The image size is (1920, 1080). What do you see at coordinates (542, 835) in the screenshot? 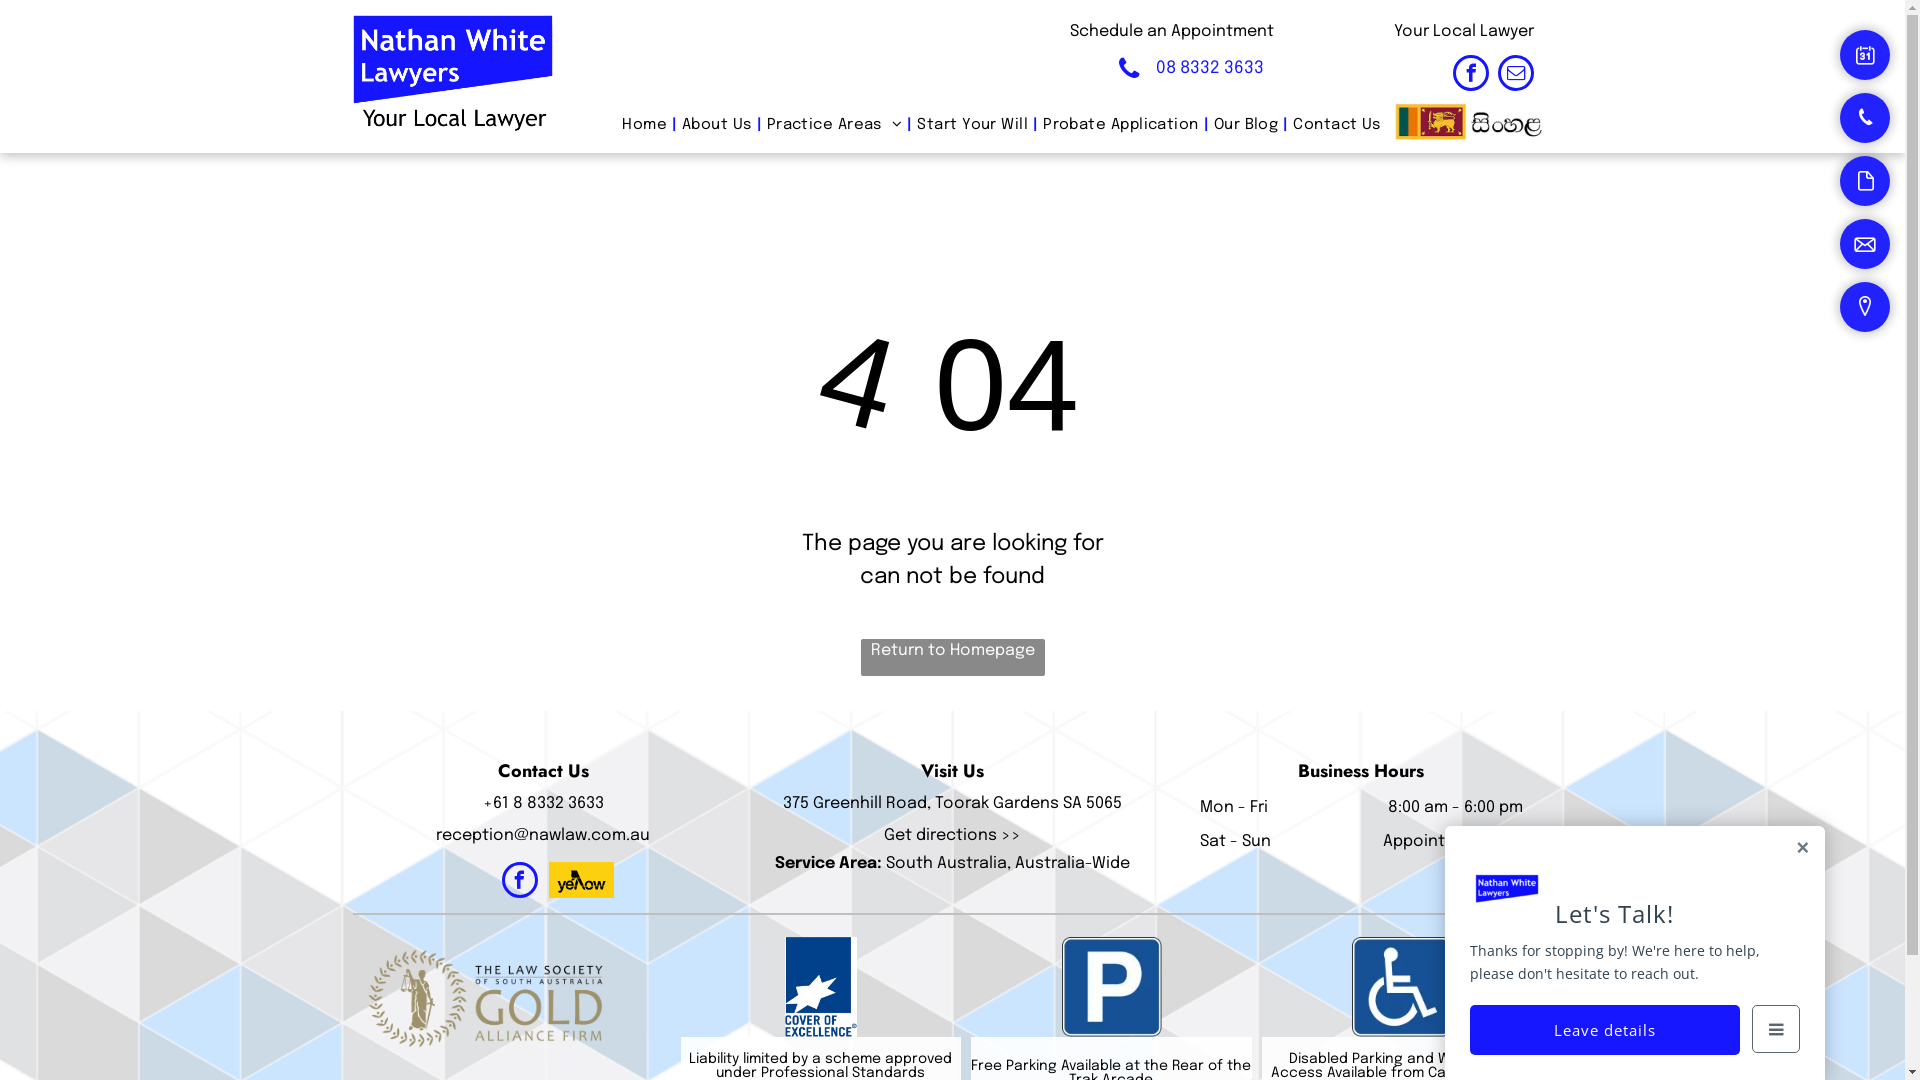
I see `'reception@nawlaw.com.au'` at bounding box center [542, 835].